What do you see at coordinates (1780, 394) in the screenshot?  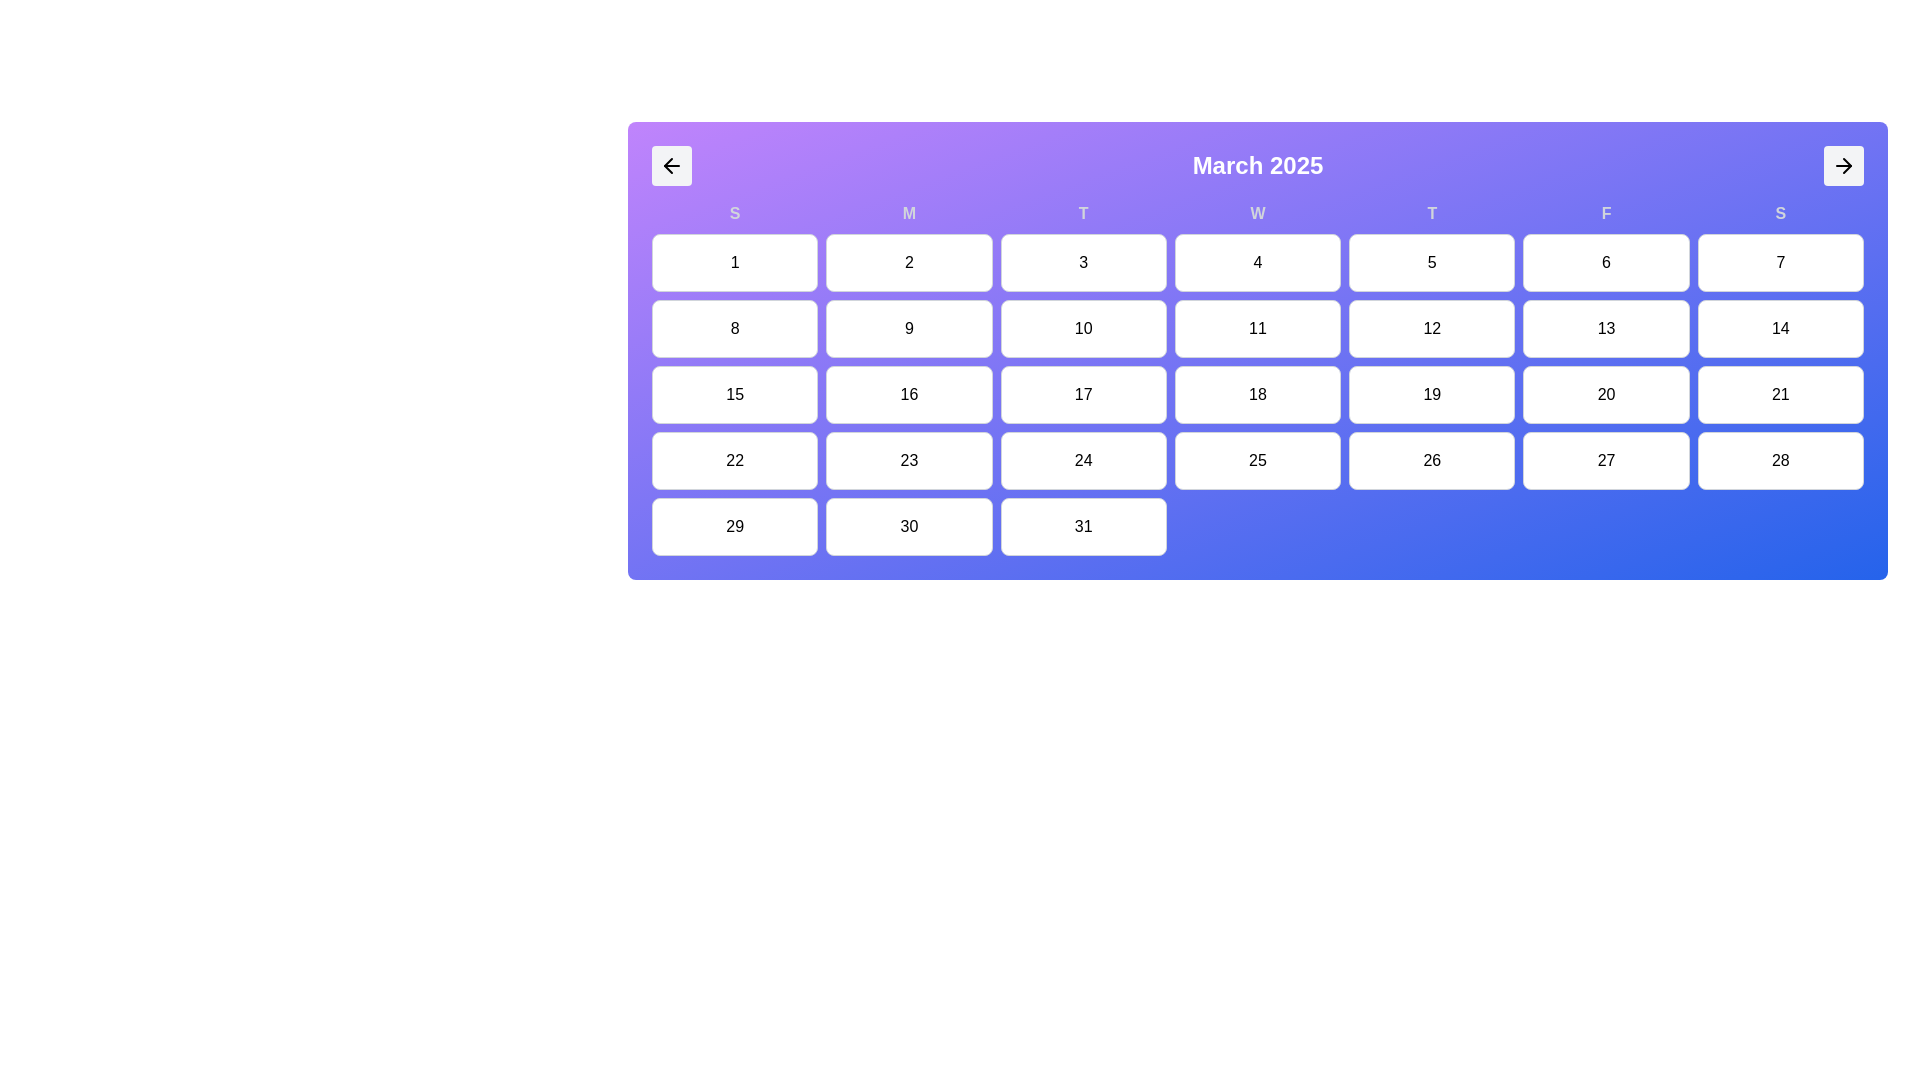 I see `the Calendar day button labeled '21'` at bounding box center [1780, 394].